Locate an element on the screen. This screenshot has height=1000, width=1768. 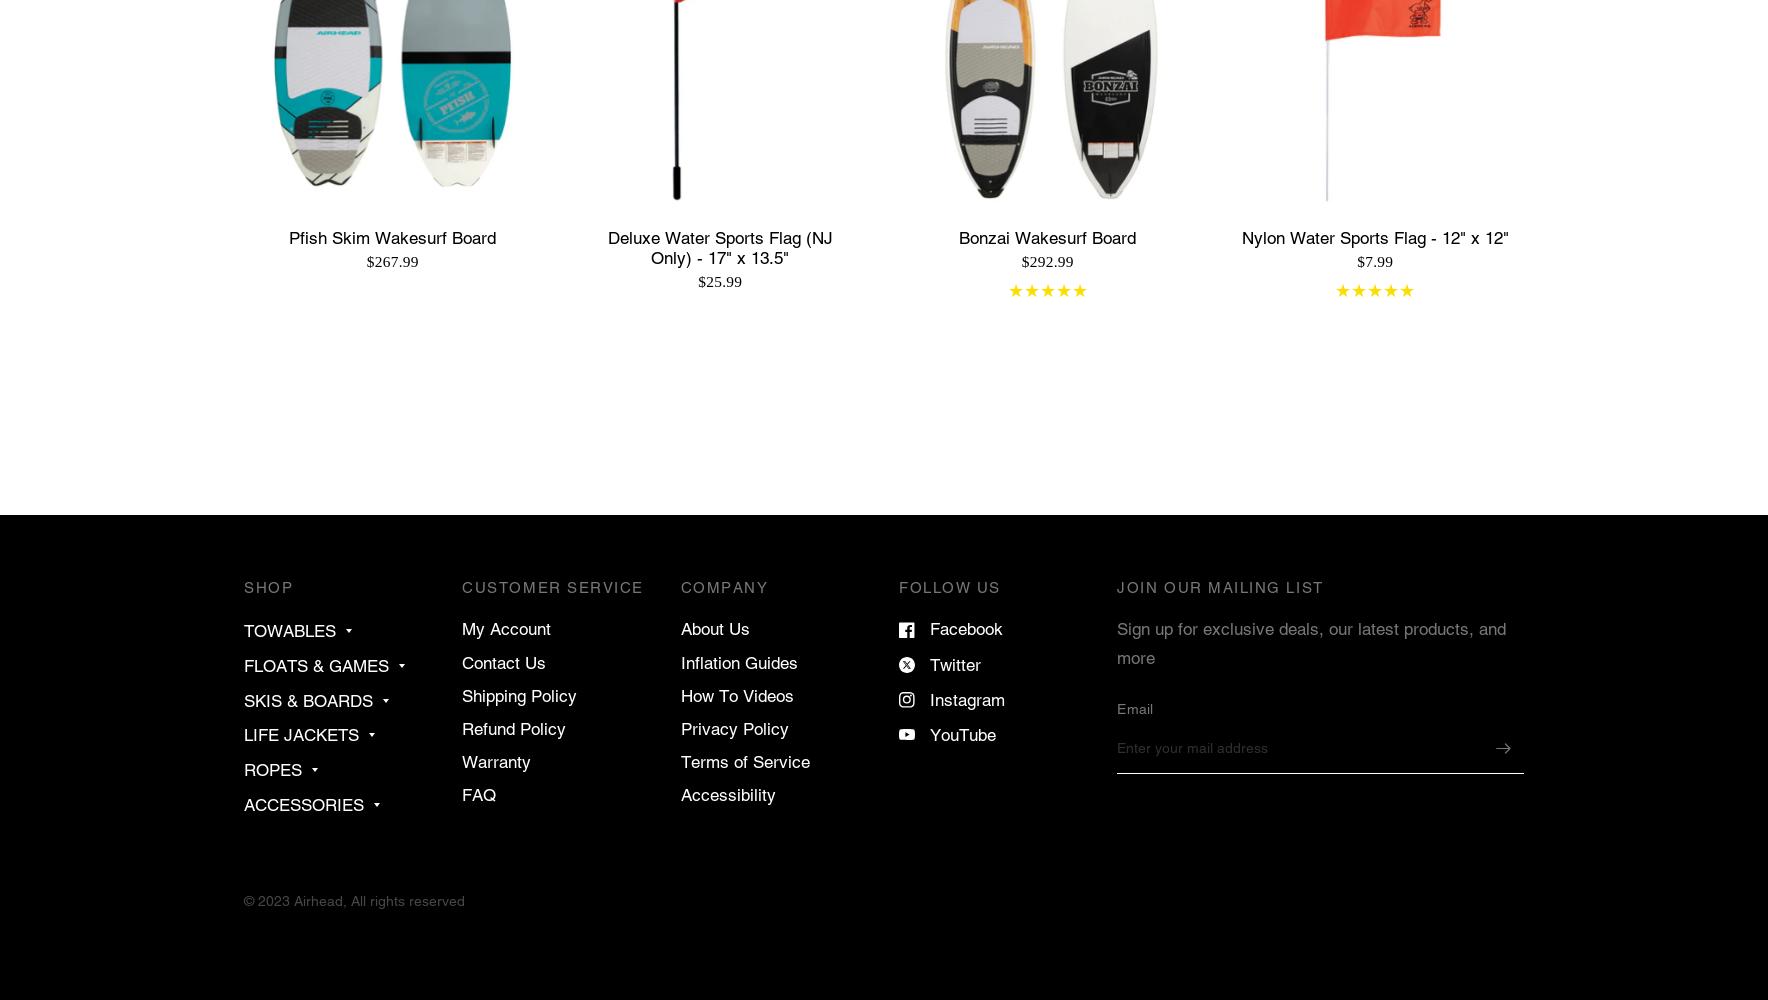
'ACCESSORIES' is located at coordinates (303, 804).